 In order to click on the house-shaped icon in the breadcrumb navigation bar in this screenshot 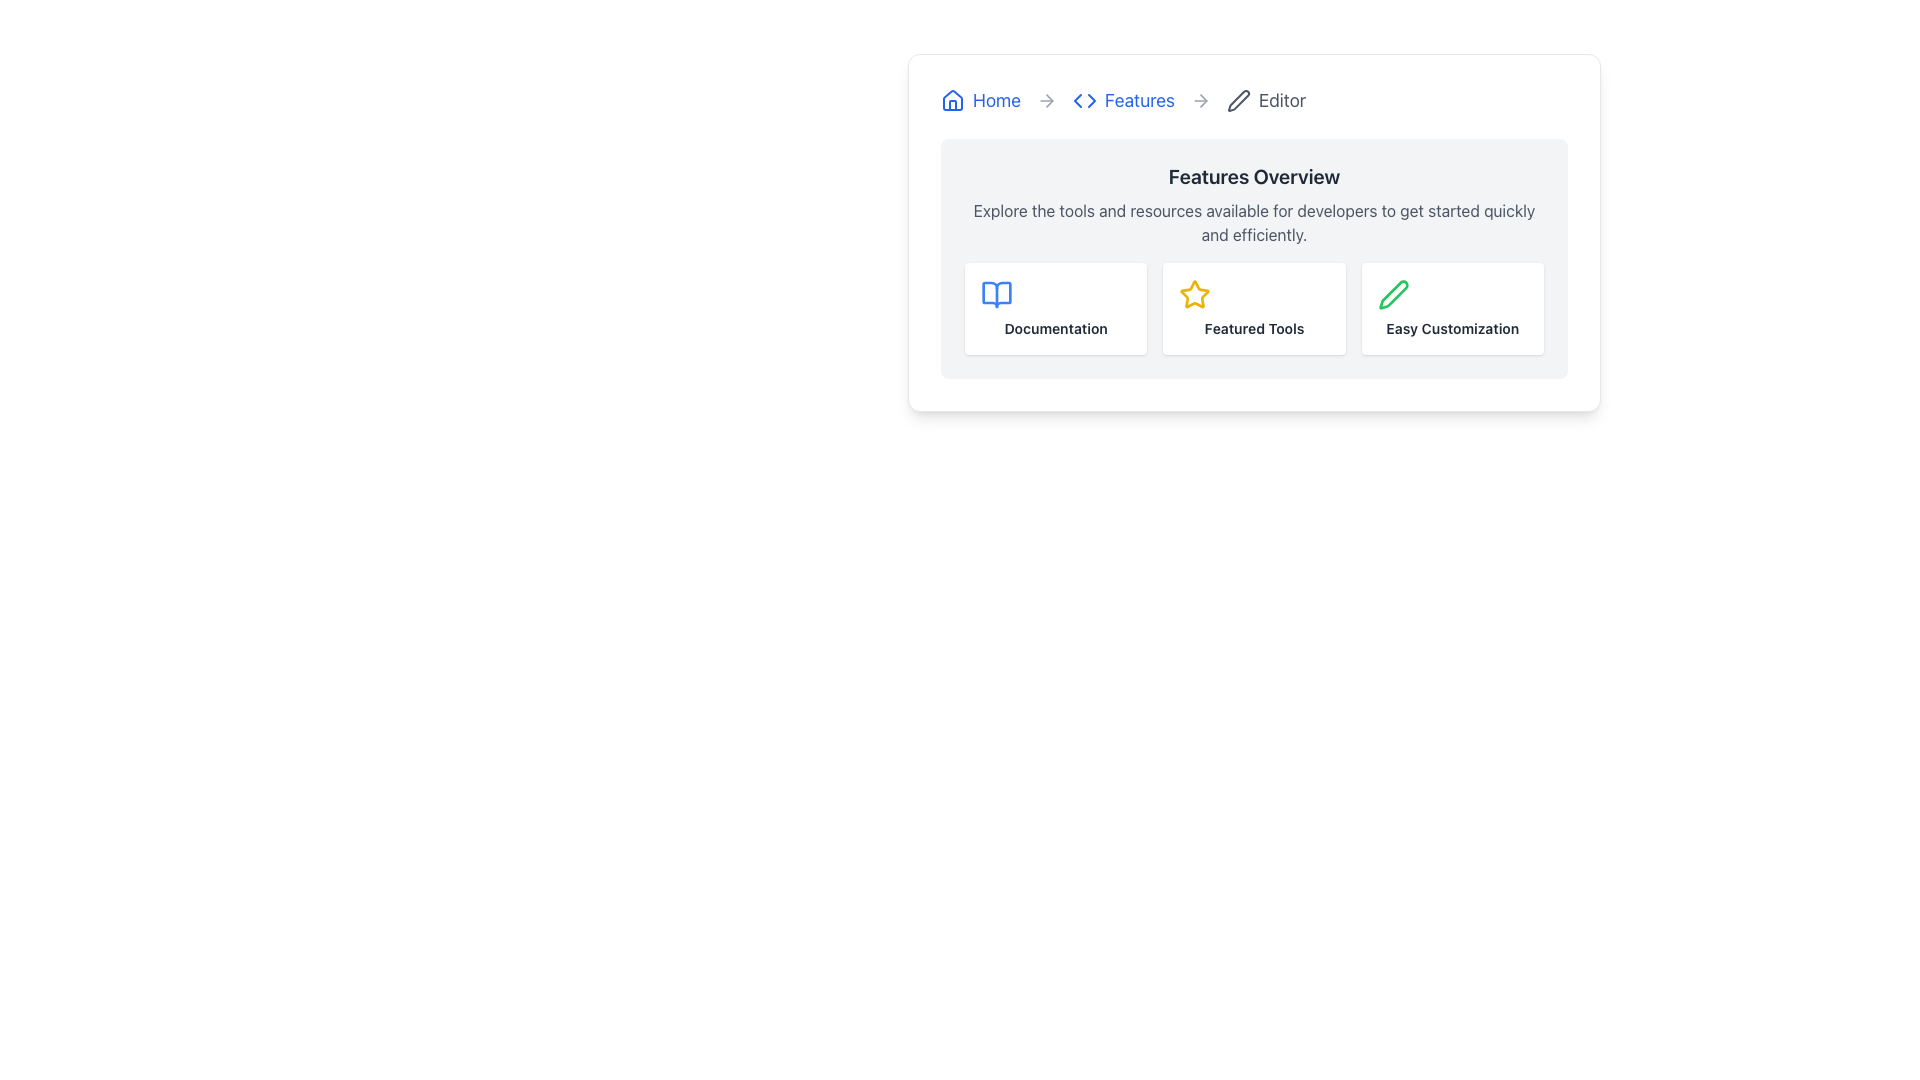, I will do `click(952, 100)`.